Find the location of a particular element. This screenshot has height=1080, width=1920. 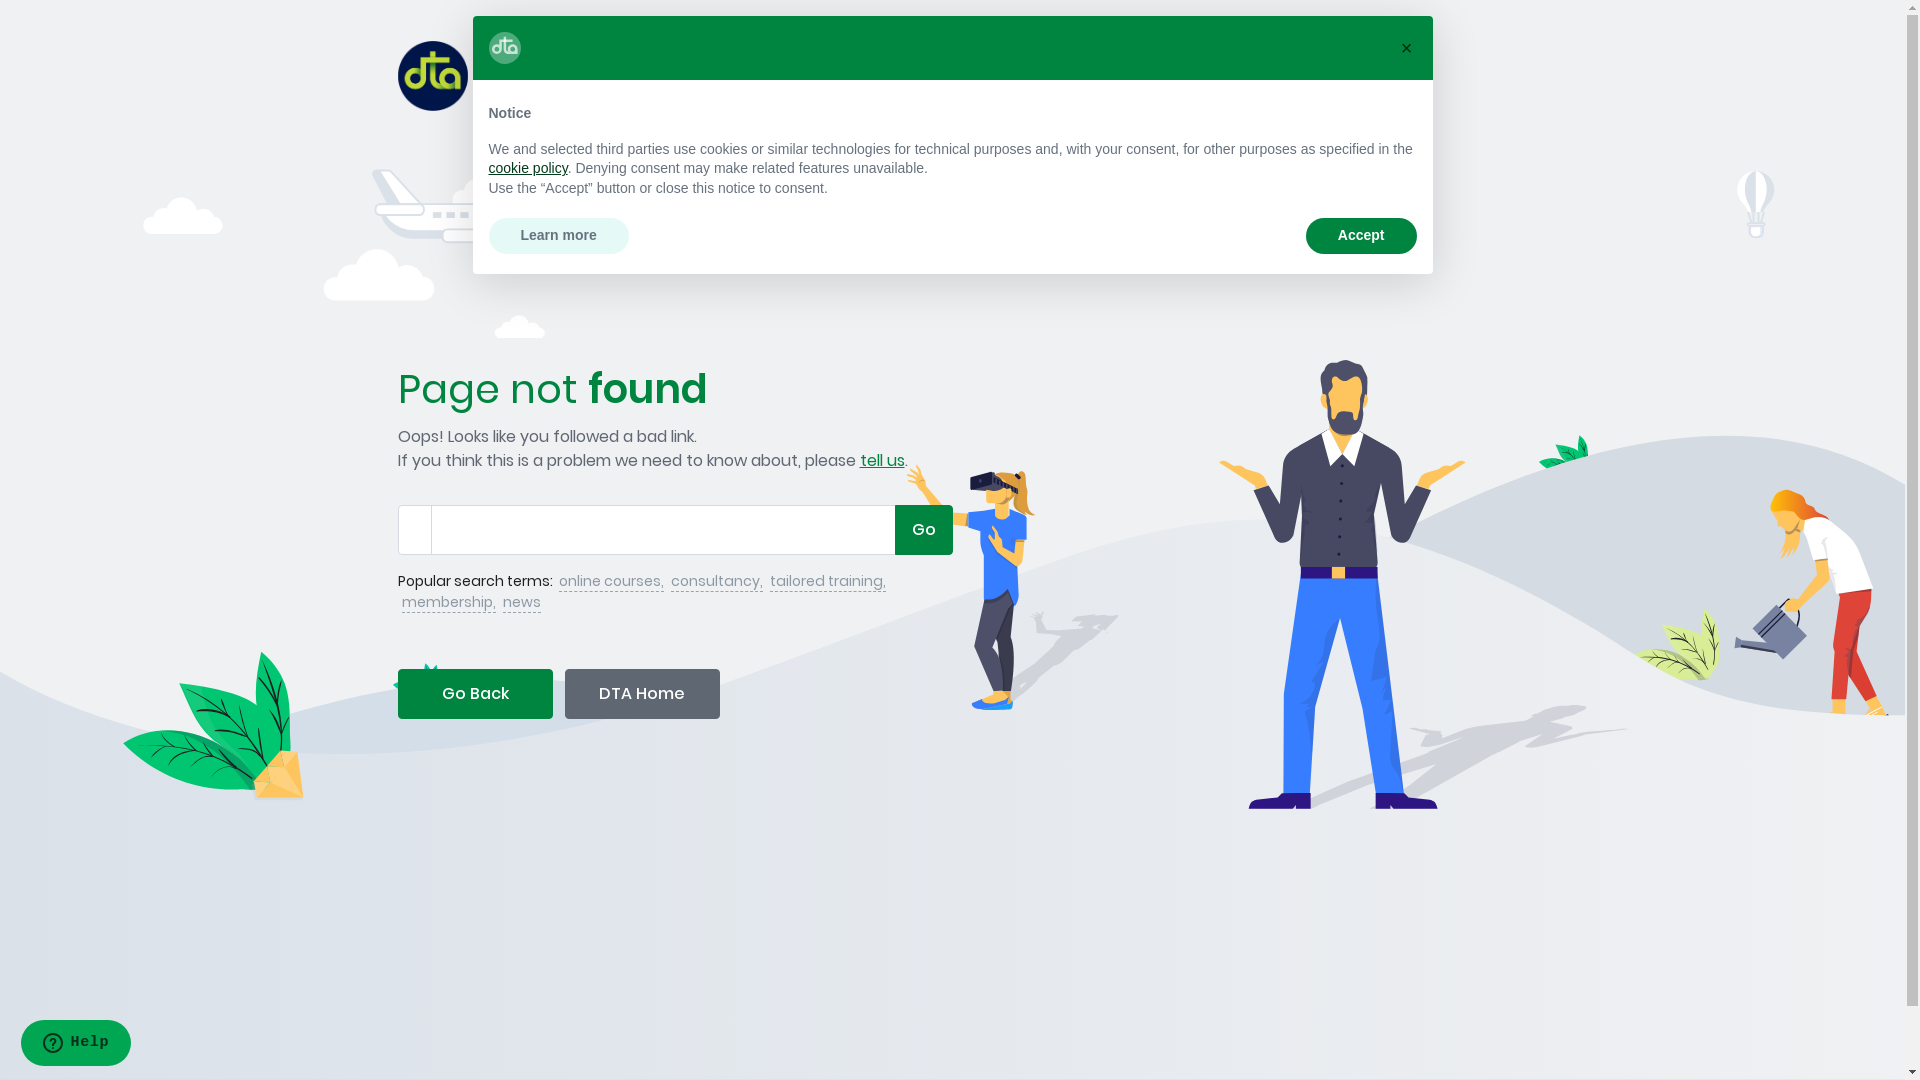

'membership,' is located at coordinates (401, 601).